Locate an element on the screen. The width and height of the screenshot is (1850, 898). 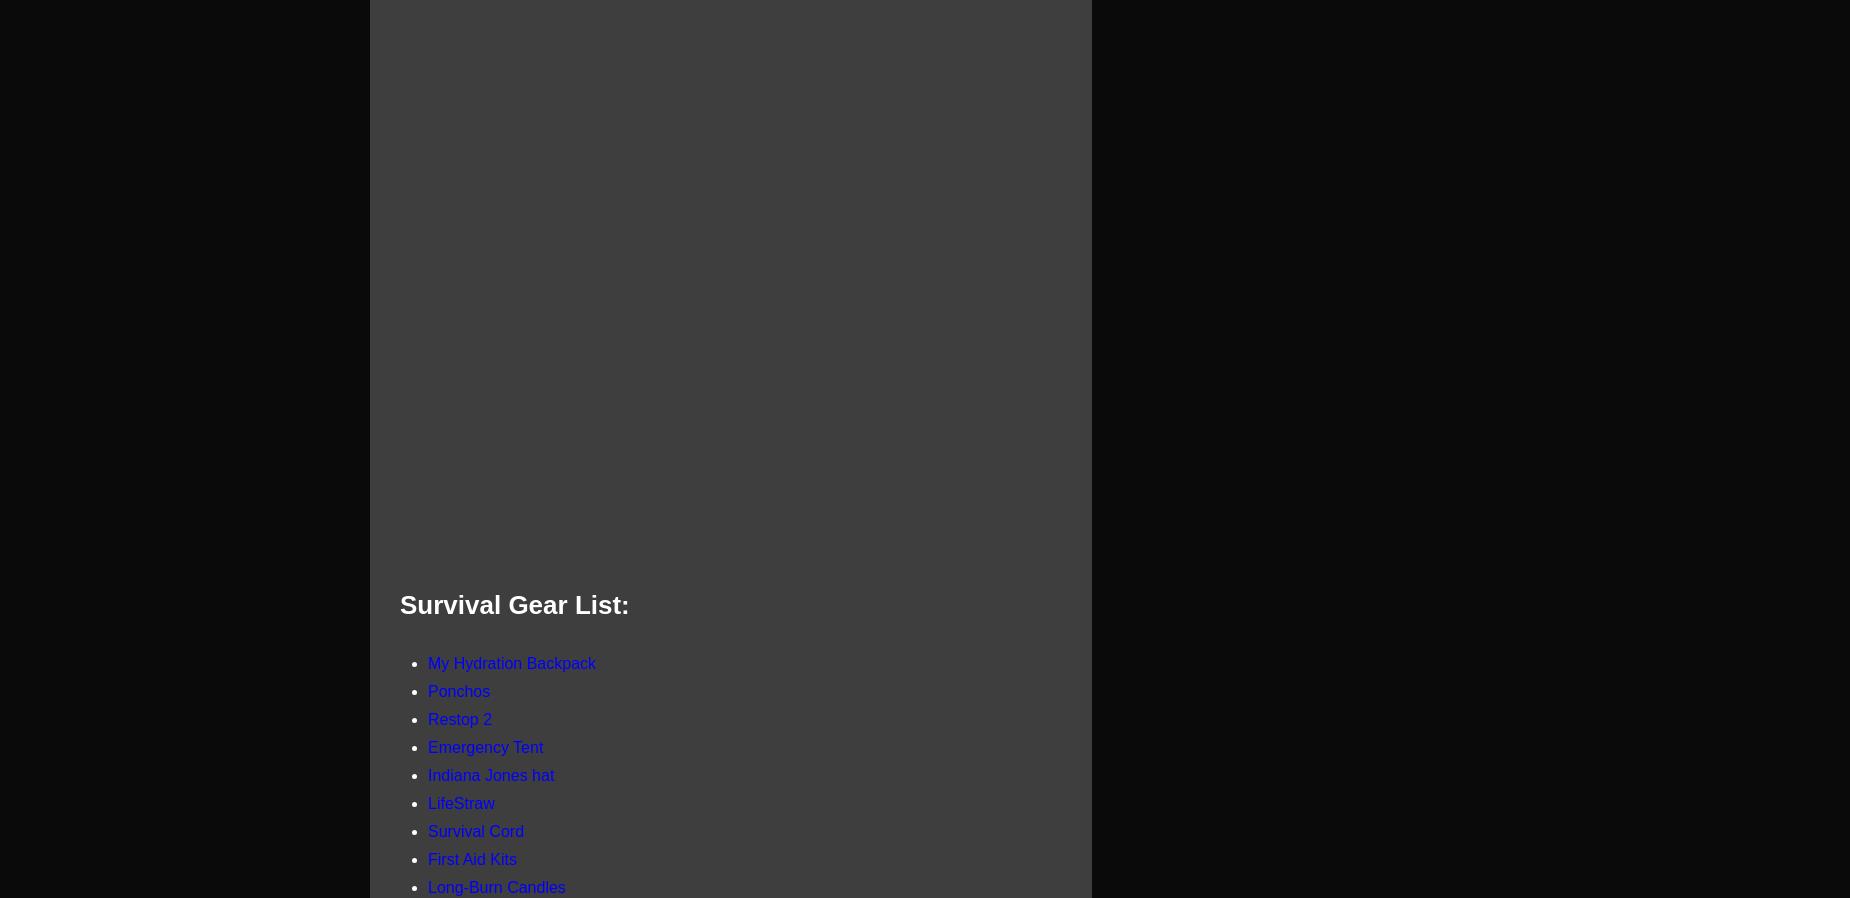
'Survival Gear List:' is located at coordinates (514, 603).